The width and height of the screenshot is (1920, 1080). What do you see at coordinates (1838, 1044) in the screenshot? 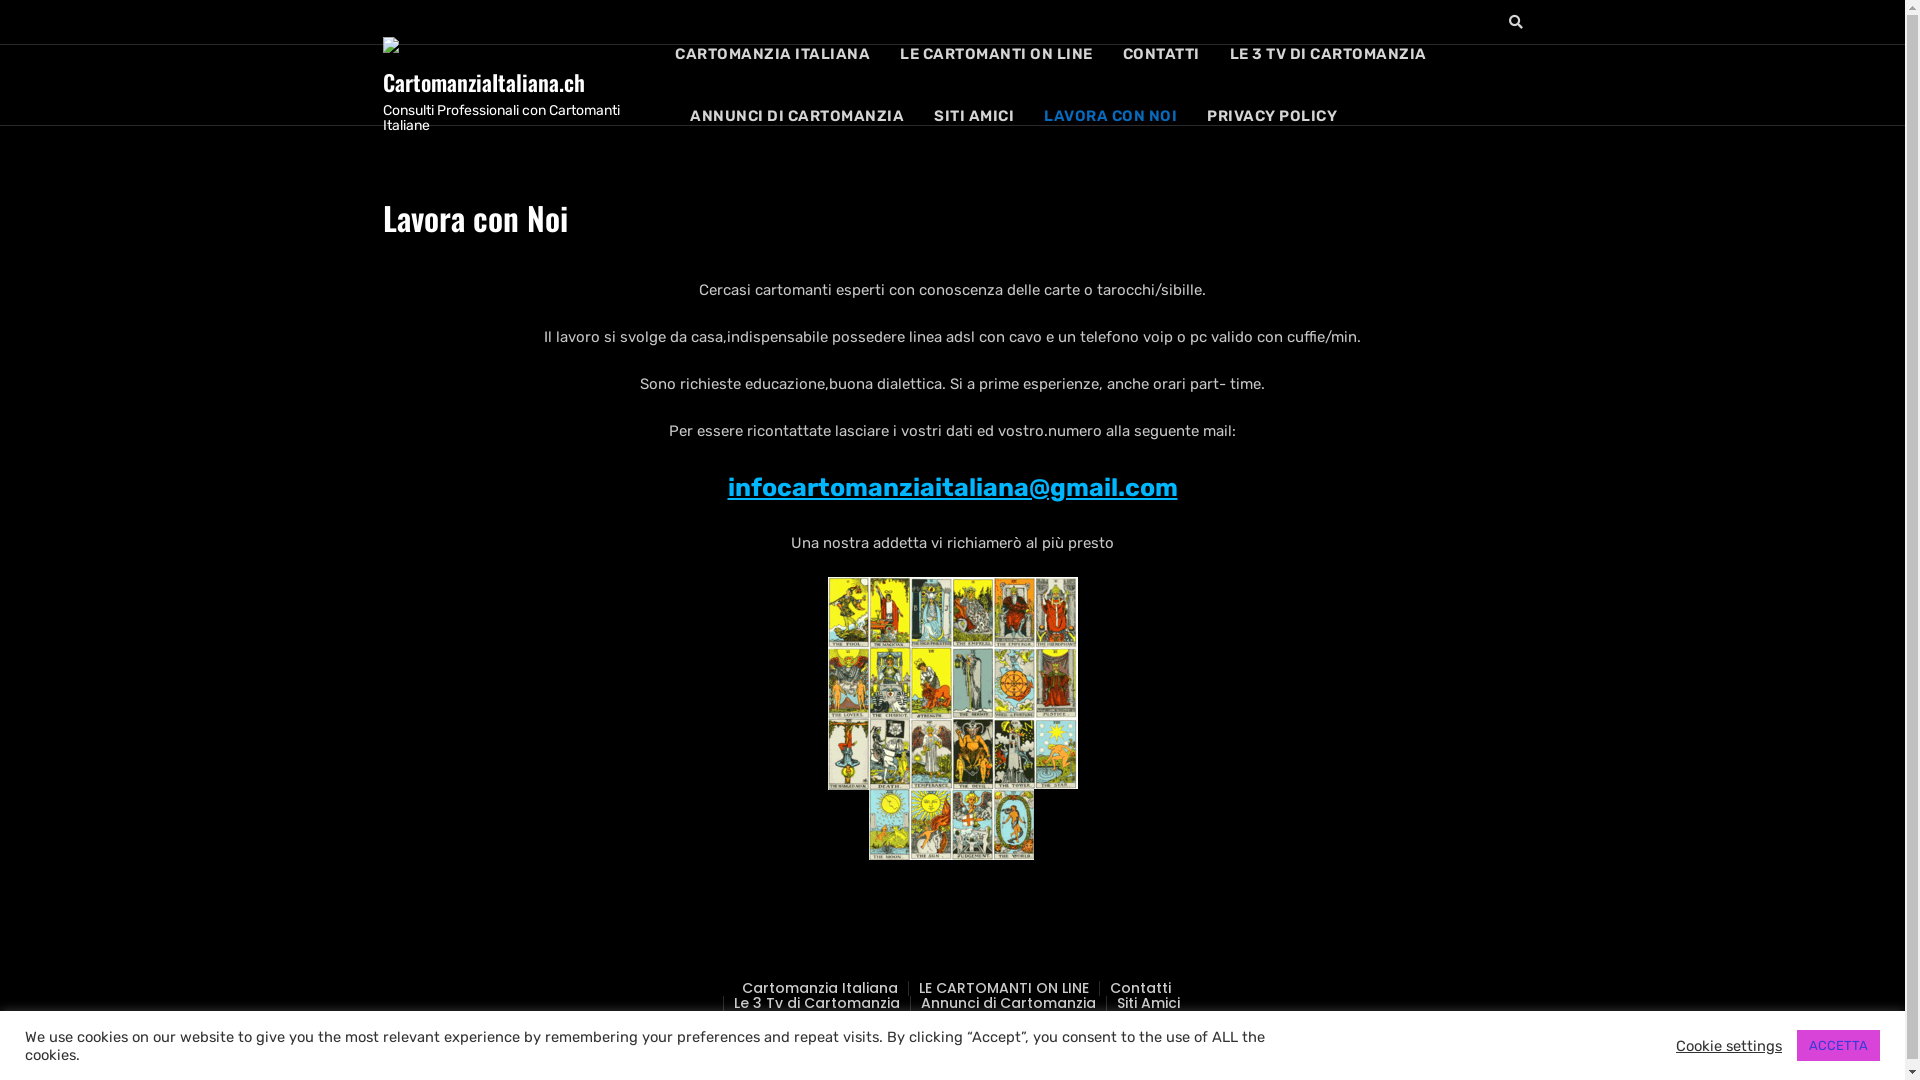
I see `'ACCETTA'` at bounding box center [1838, 1044].